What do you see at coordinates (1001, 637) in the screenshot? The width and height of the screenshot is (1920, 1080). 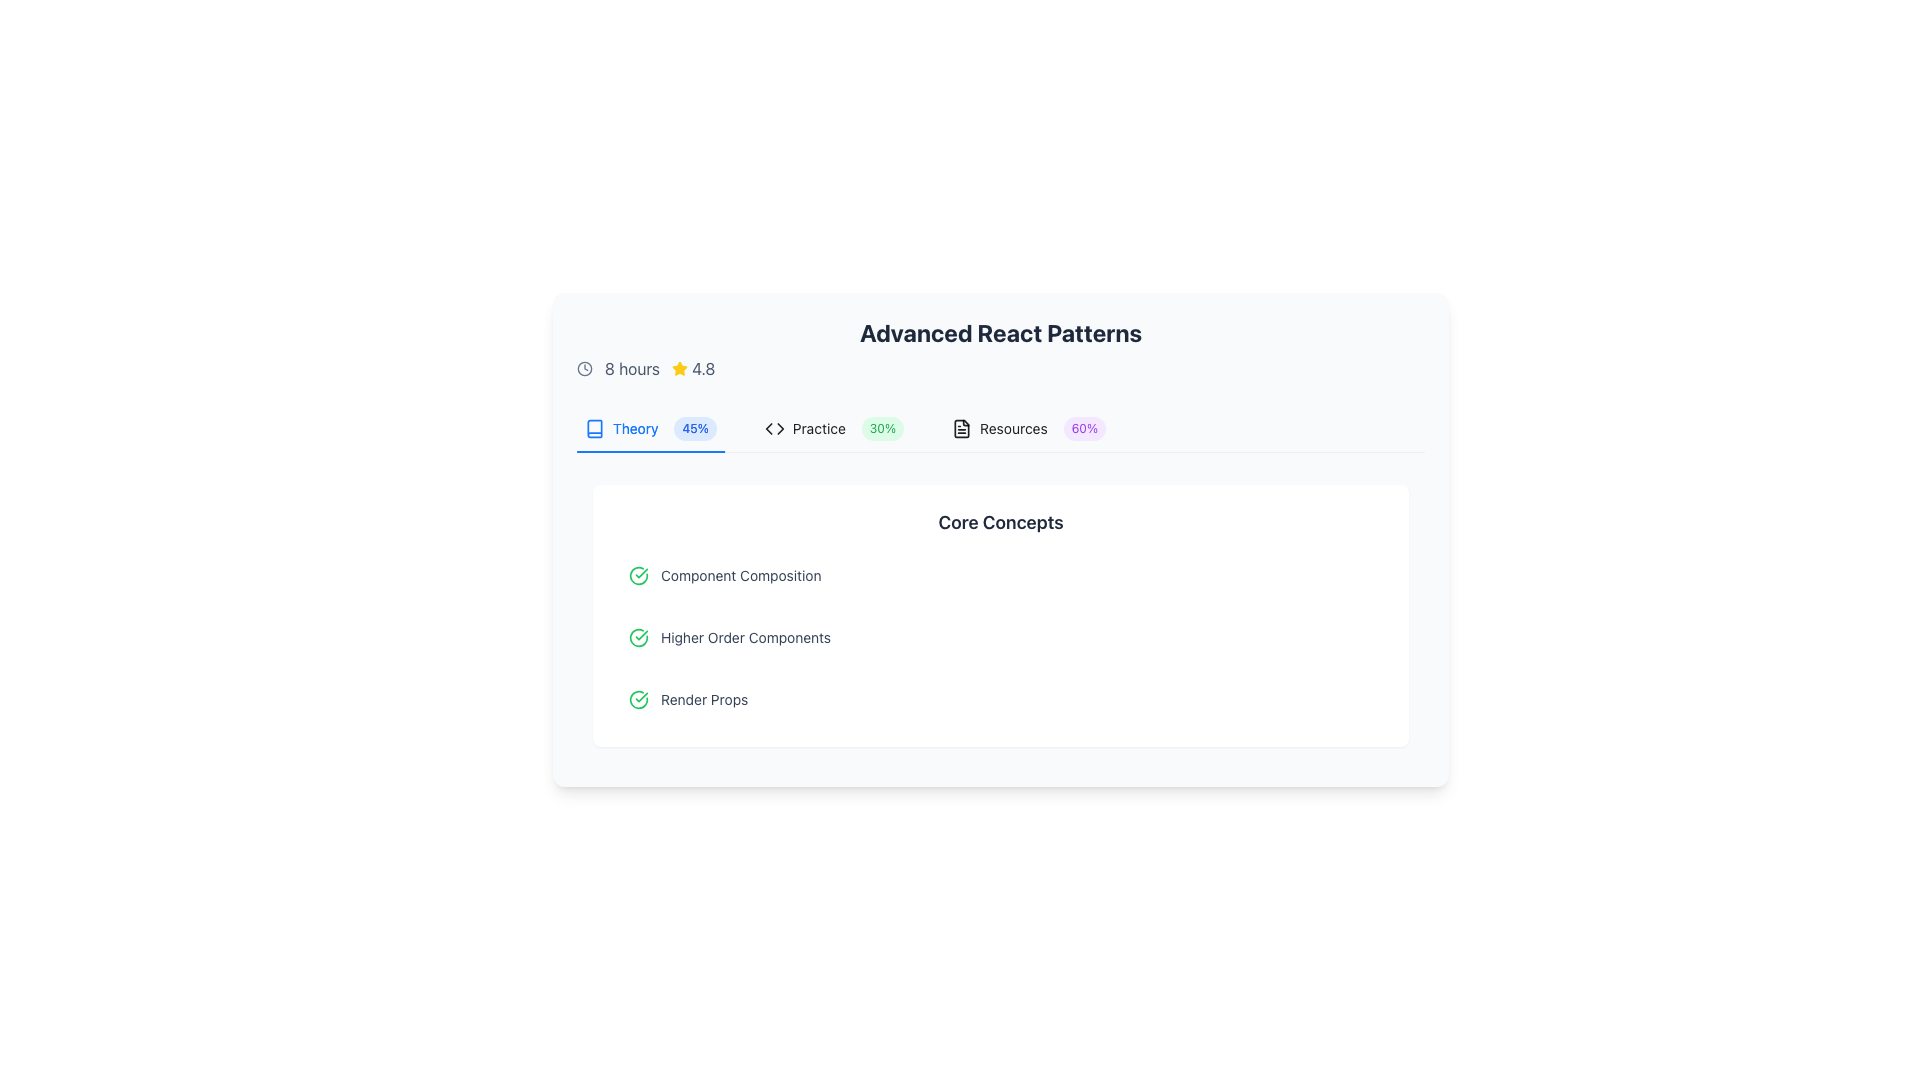 I see `the second list item indicating 'Higher Order Components' within the 'Core Concepts' section of the React development learning interface` at bounding box center [1001, 637].